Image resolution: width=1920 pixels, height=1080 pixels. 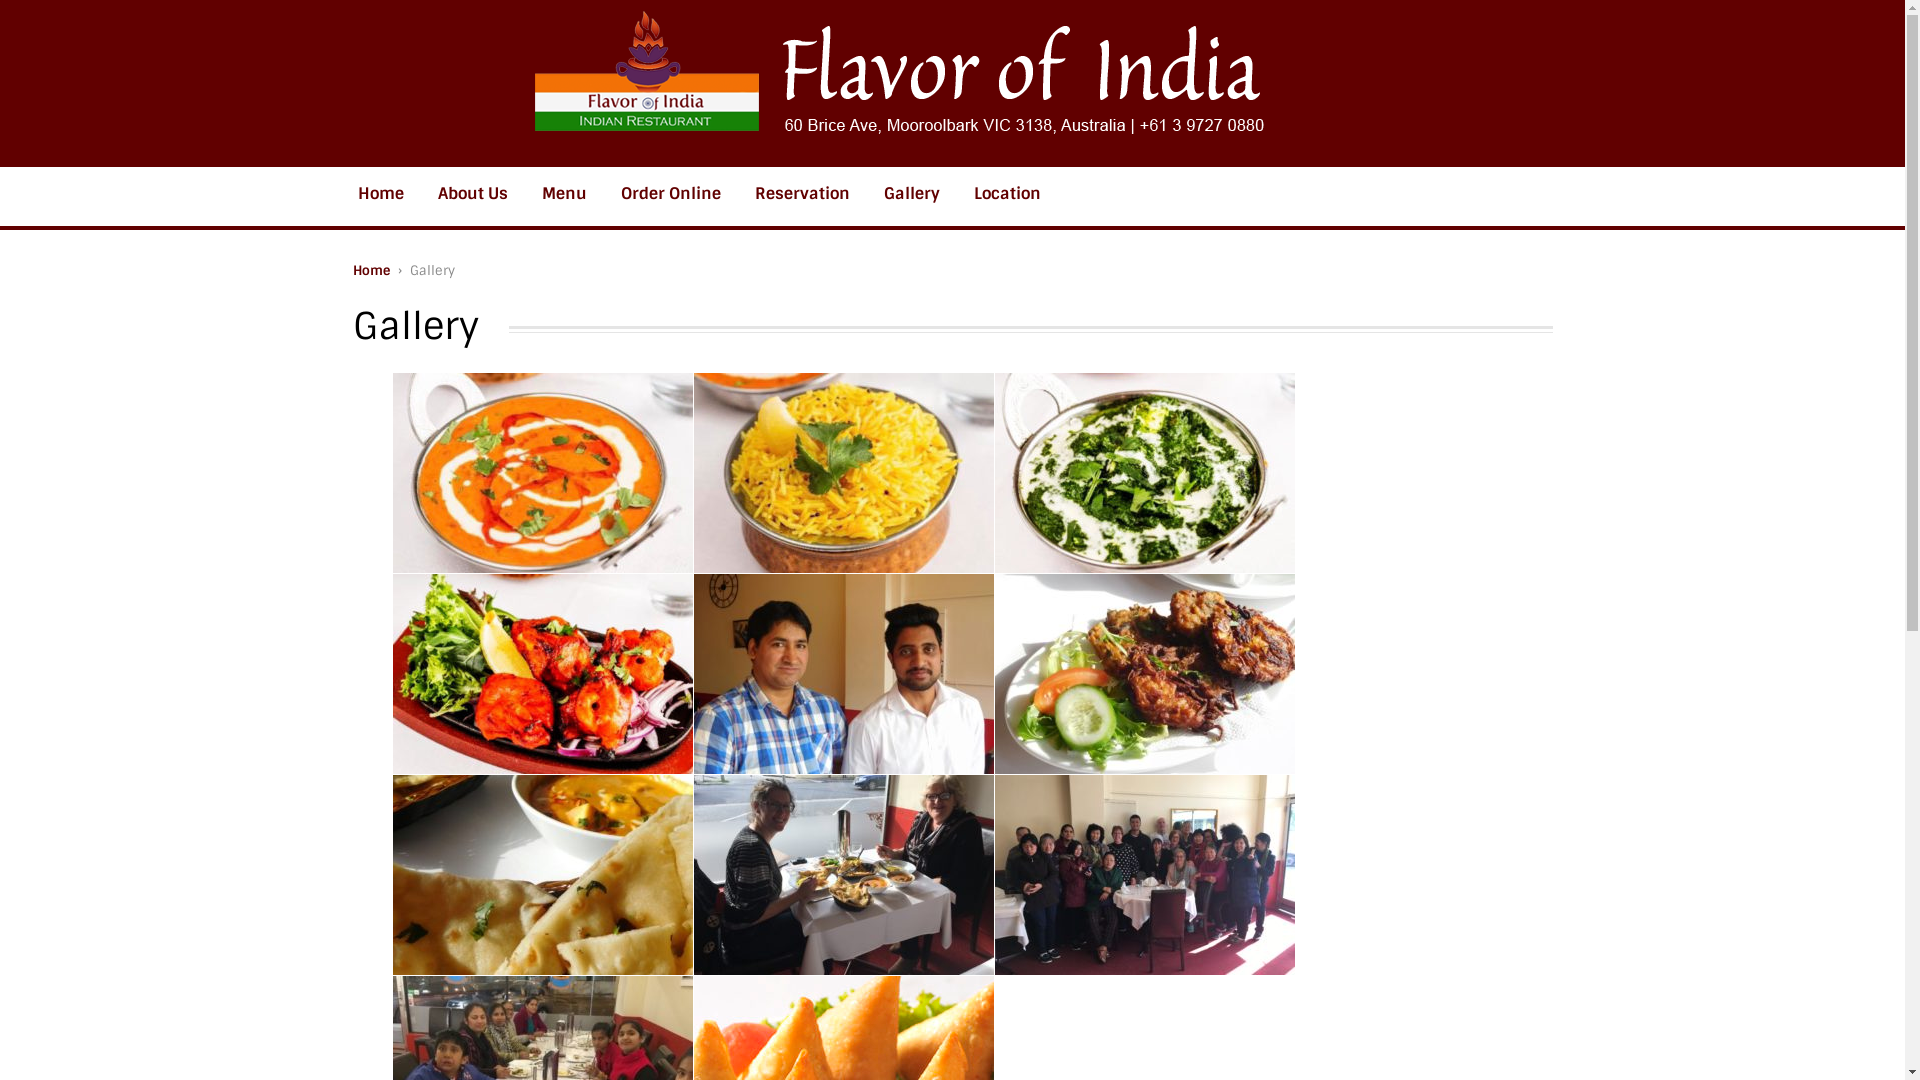 What do you see at coordinates (844, 674) in the screenshot?
I see `'gal1'` at bounding box center [844, 674].